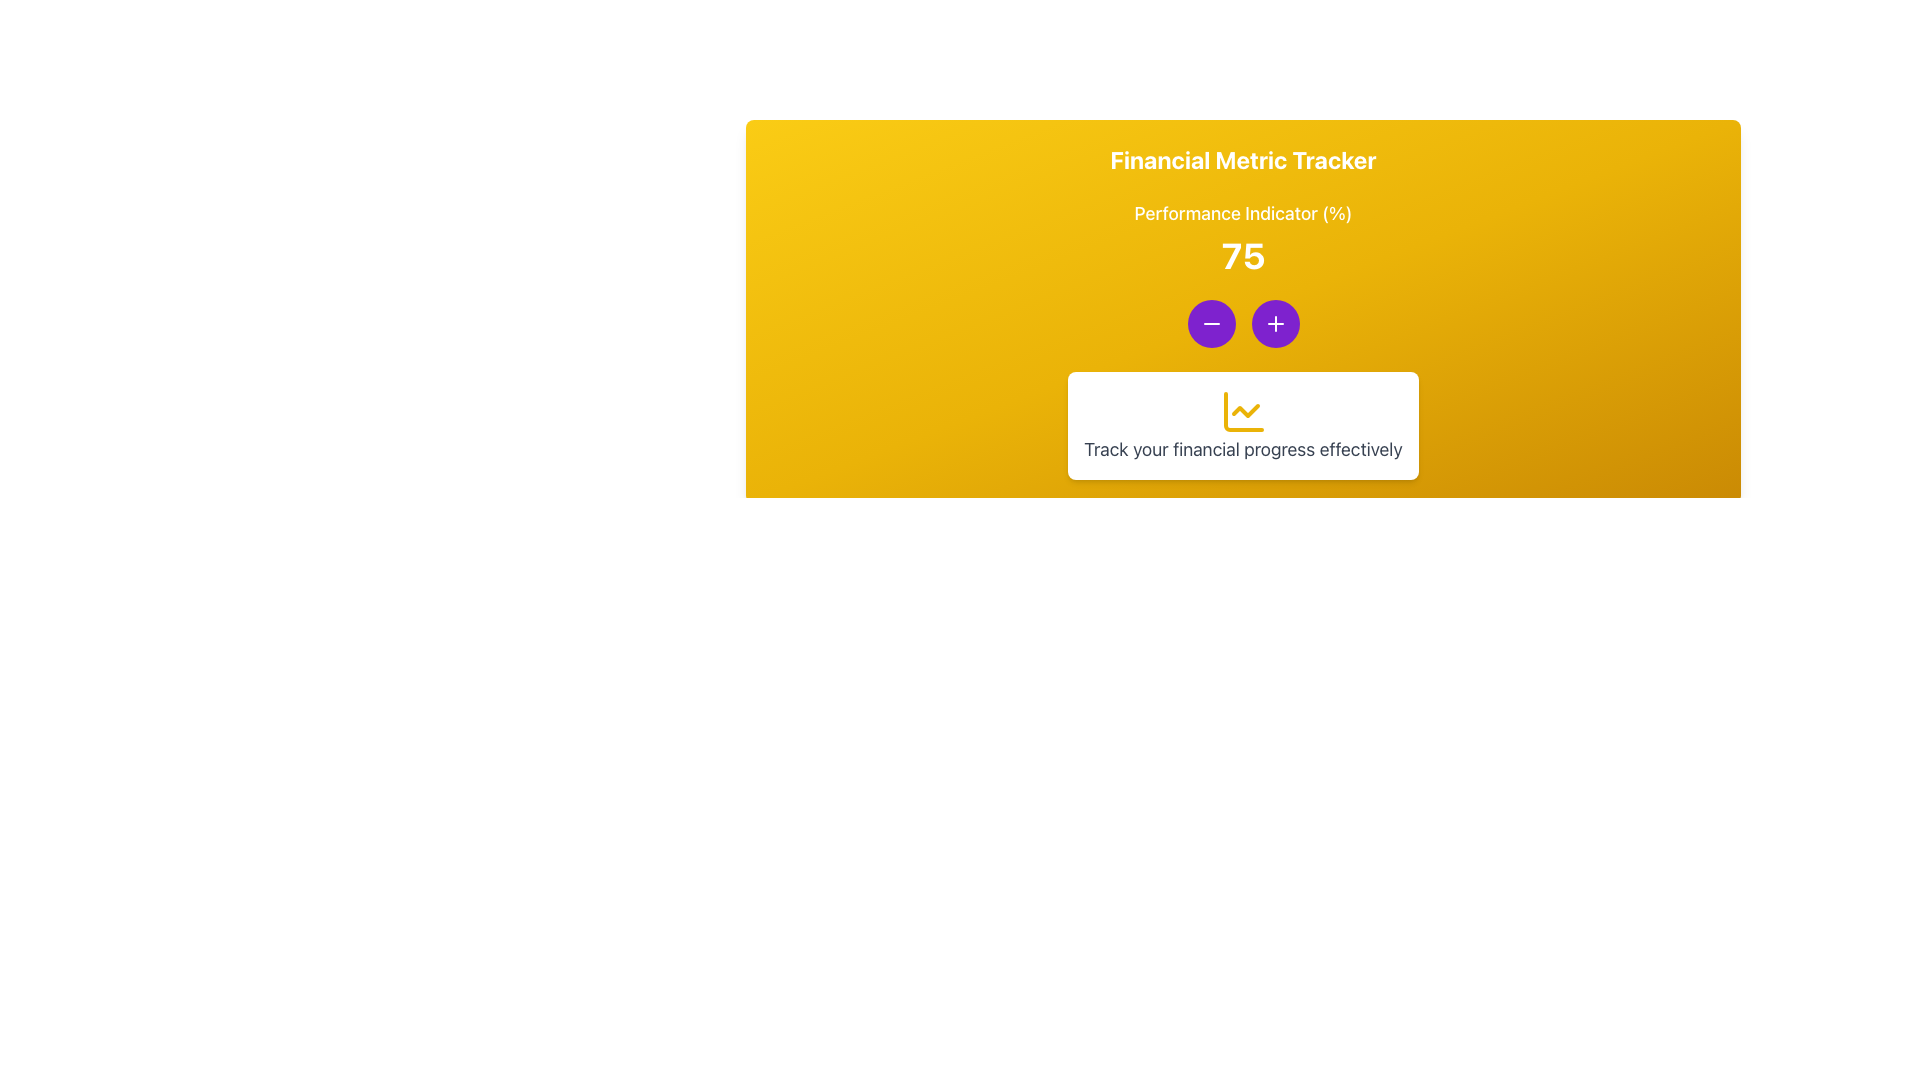 The image size is (1920, 1080). What do you see at coordinates (1242, 411) in the screenshot?
I see `the yellow line chart symbol with a zigzag pattern representing a performance trend, located within the white card below the 'Financial Metric Tracker' heading` at bounding box center [1242, 411].